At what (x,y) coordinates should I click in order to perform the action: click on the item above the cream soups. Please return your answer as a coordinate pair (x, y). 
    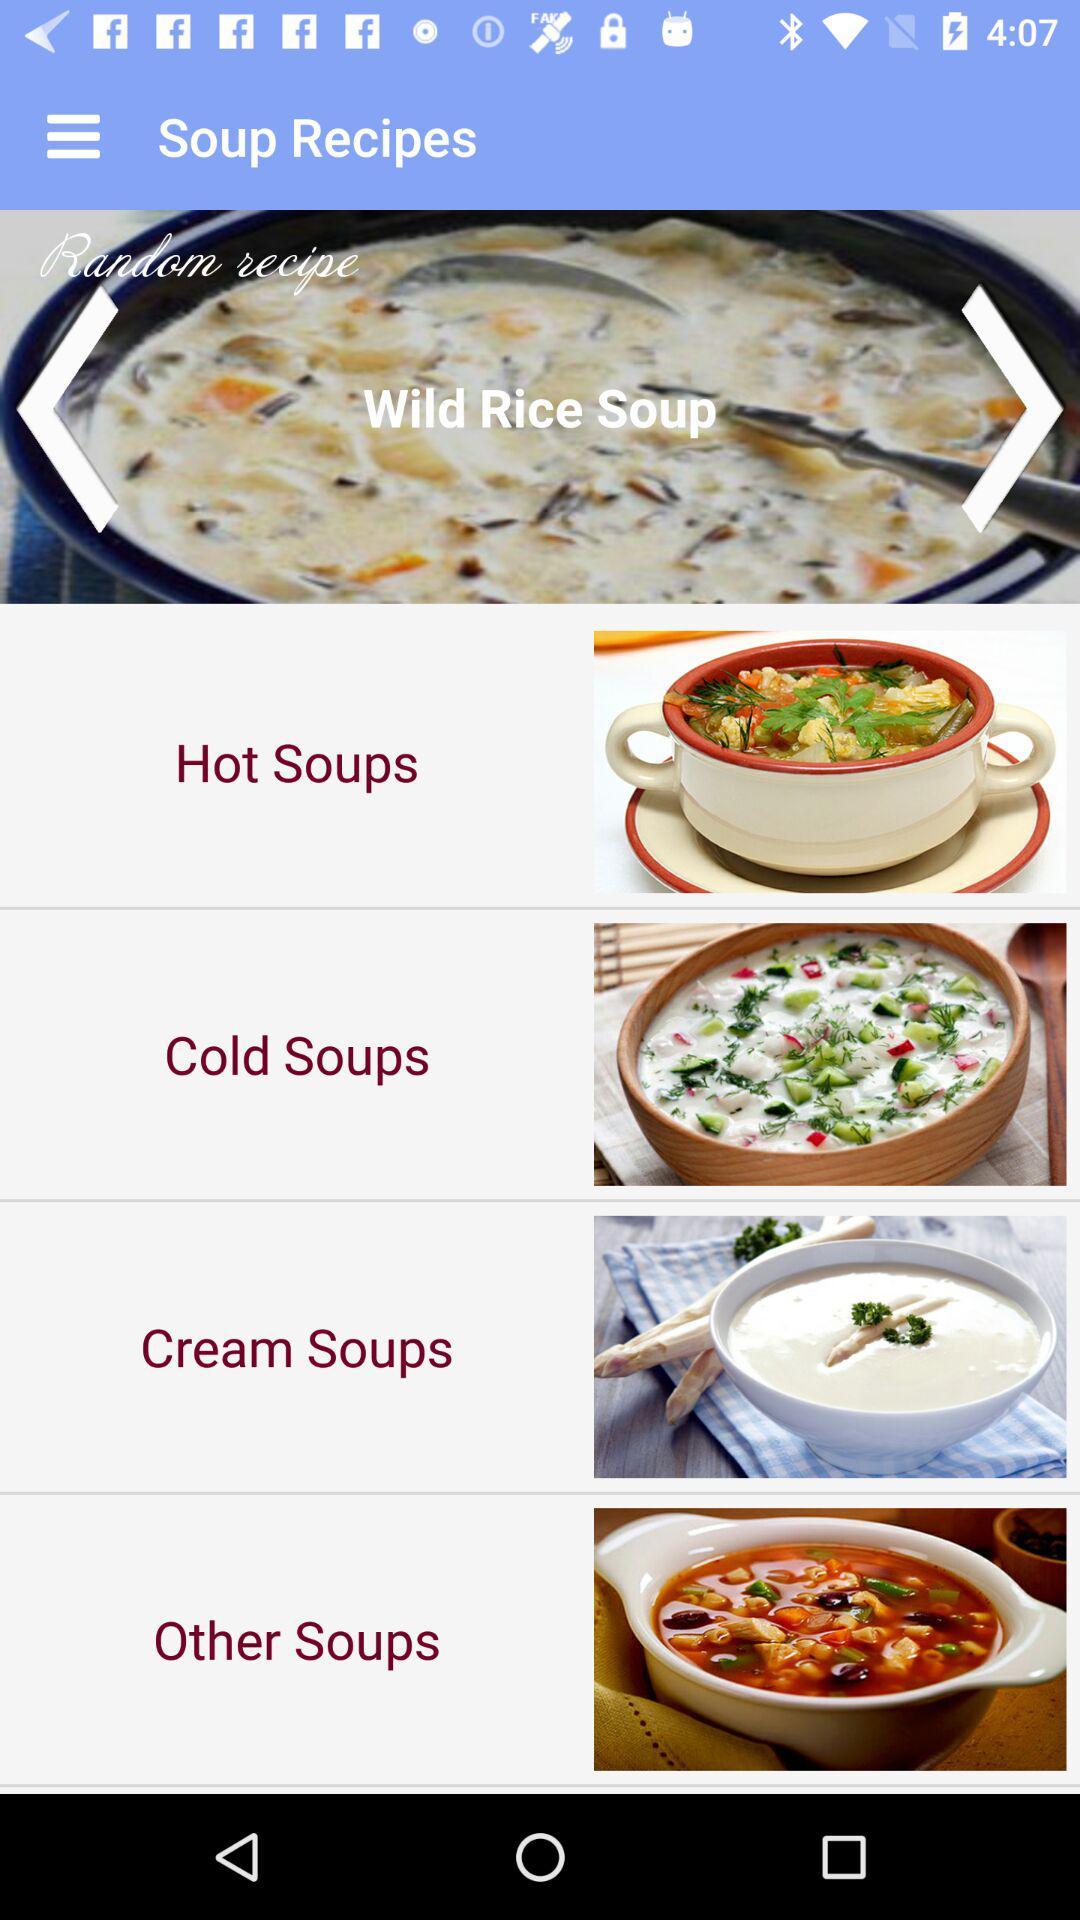
    Looking at the image, I should click on (297, 1053).